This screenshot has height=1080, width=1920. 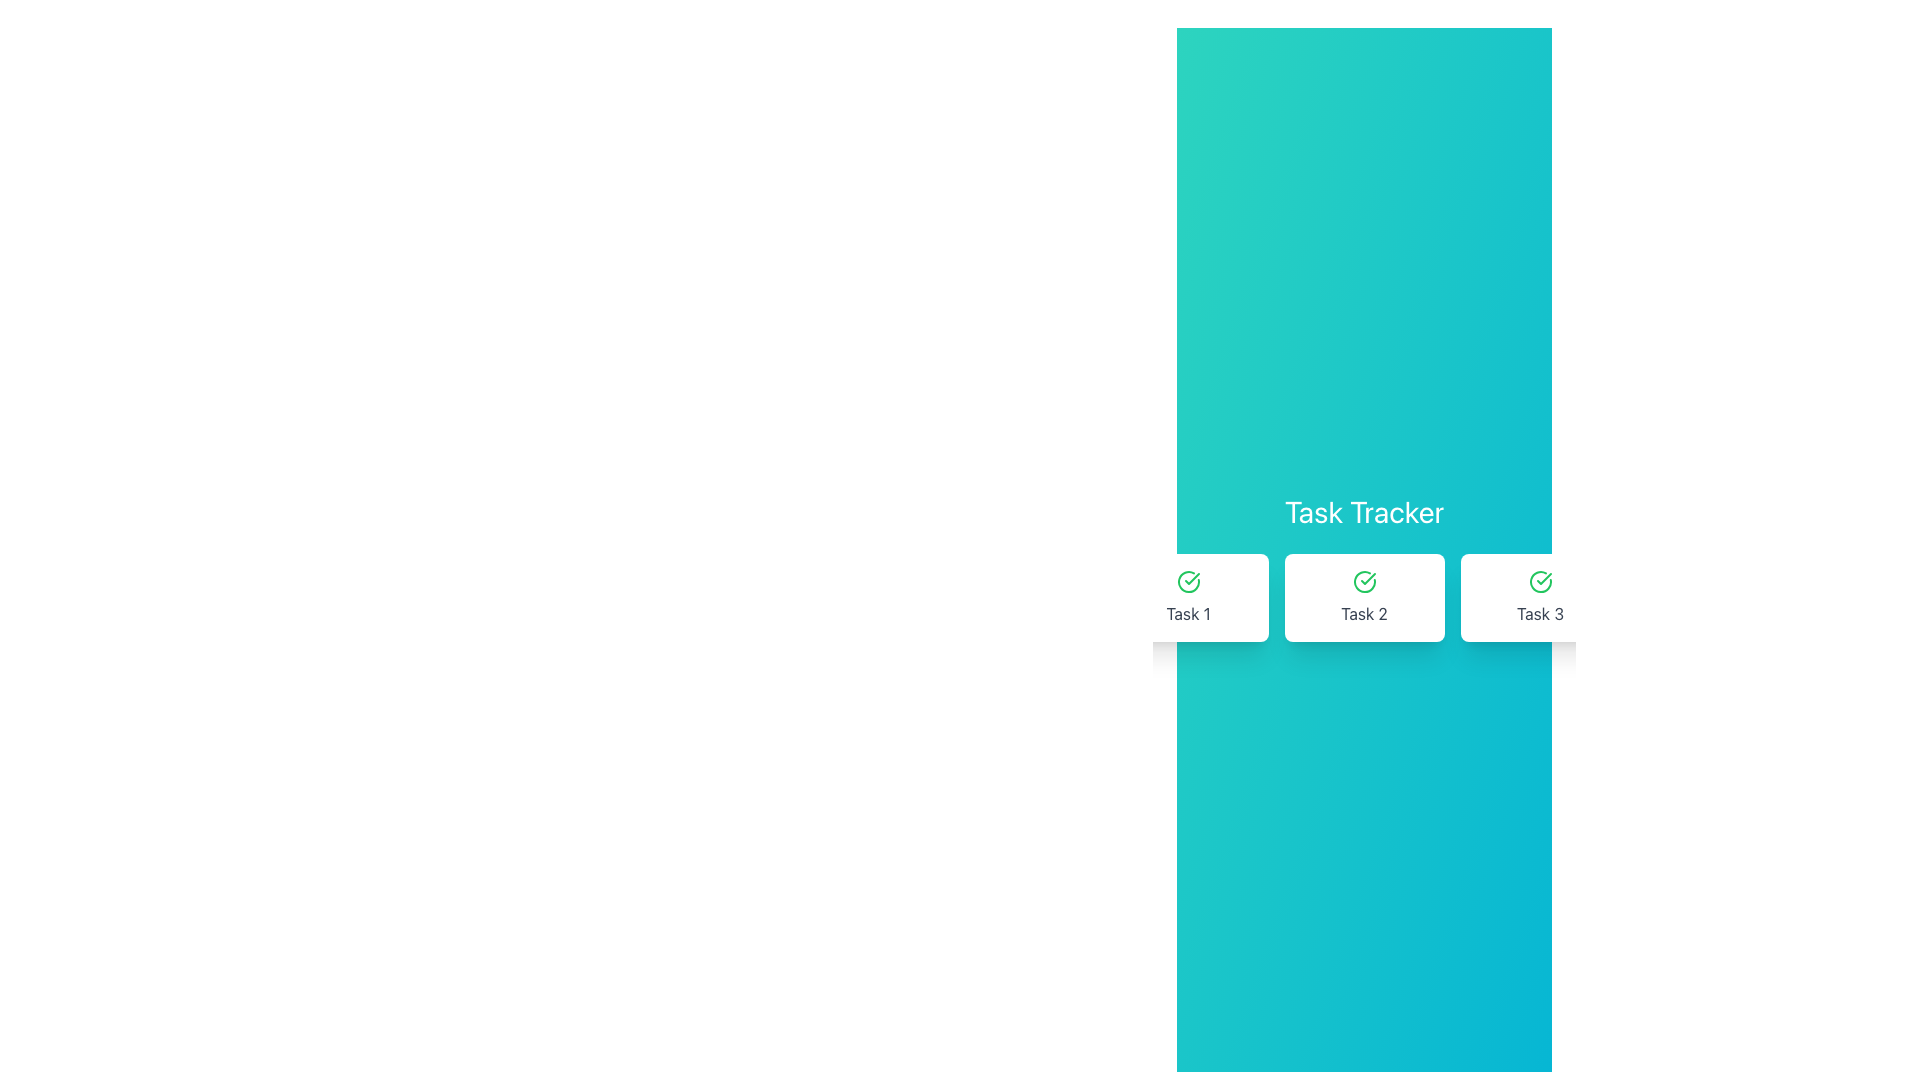 What do you see at coordinates (1363, 582) in the screenshot?
I see `the green circular icon with a checkmark inside, which indicates task completion, located above and centered relative to the text 'Task 2'` at bounding box center [1363, 582].